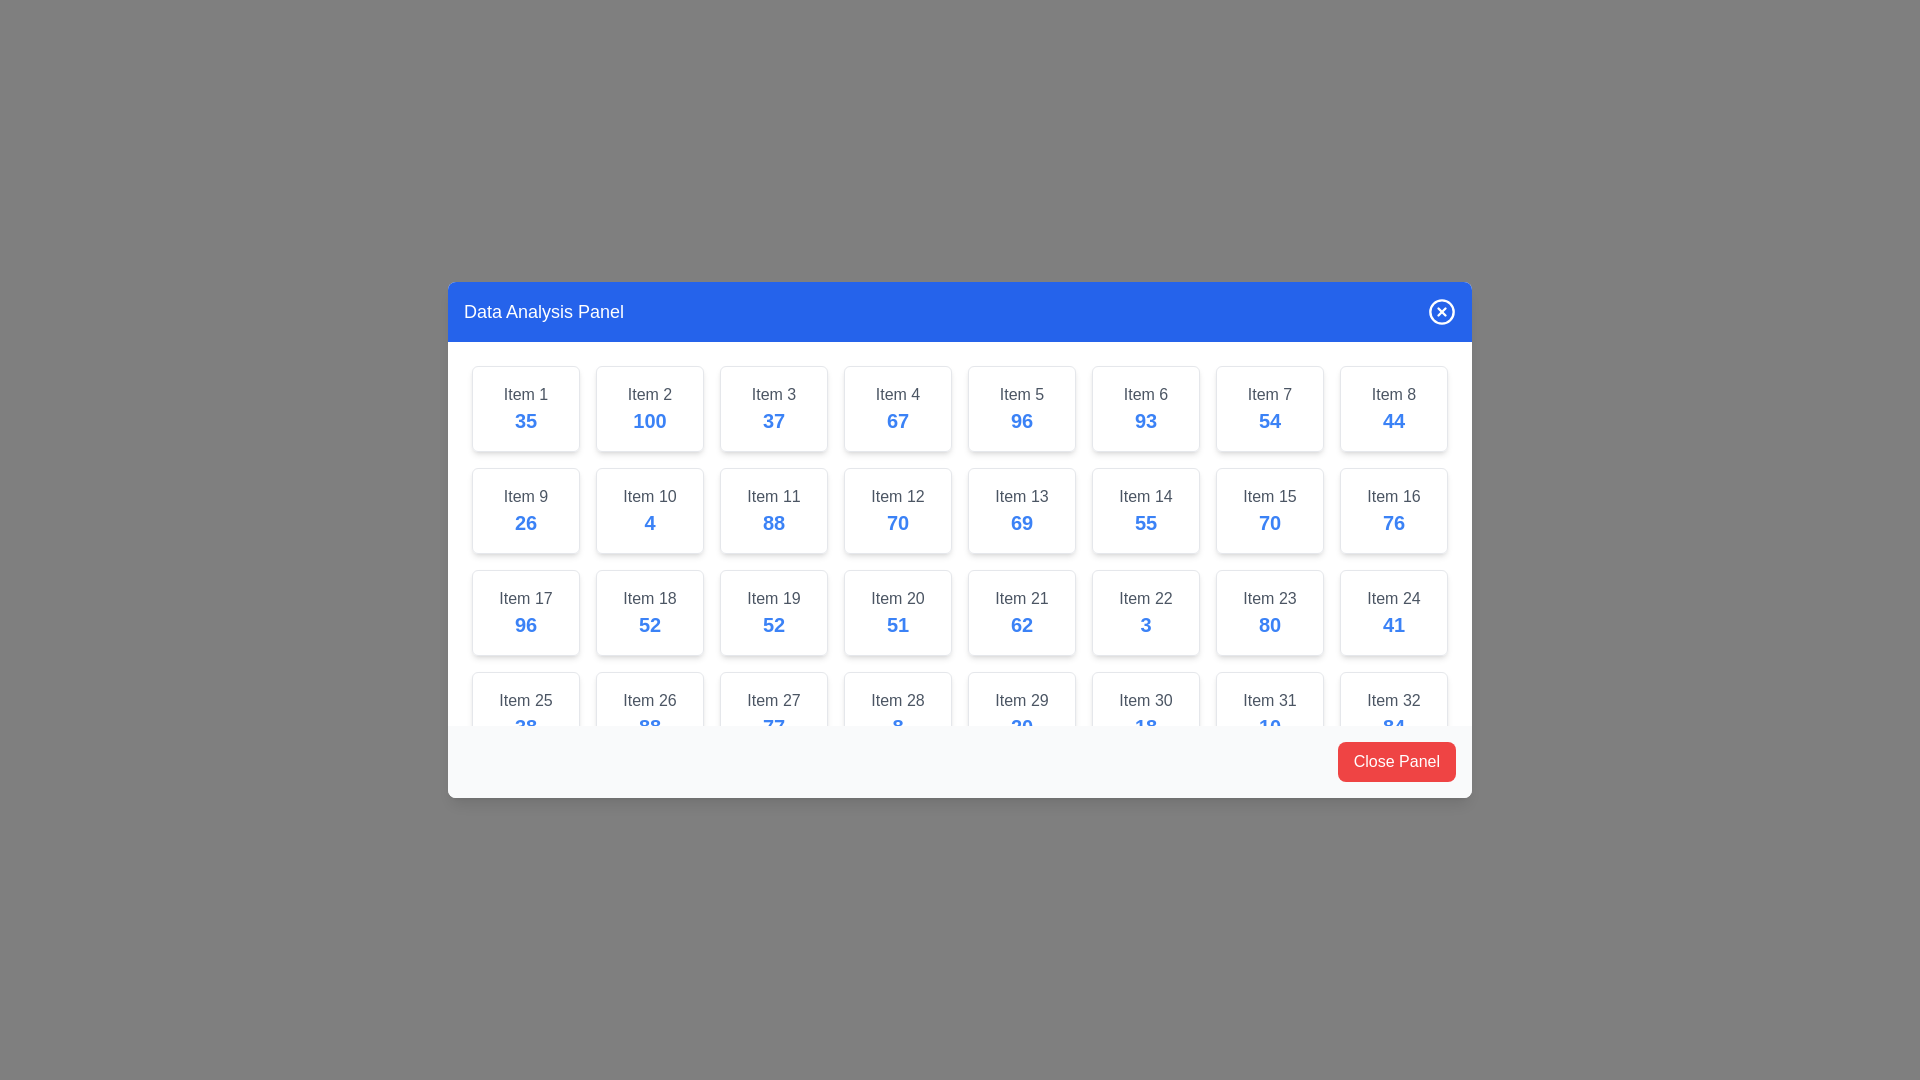 Image resolution: width=1920 pixels, height=1080 pixels. I want to click on the 'Close Panel' button to close the dialog, so click(1395, 762).